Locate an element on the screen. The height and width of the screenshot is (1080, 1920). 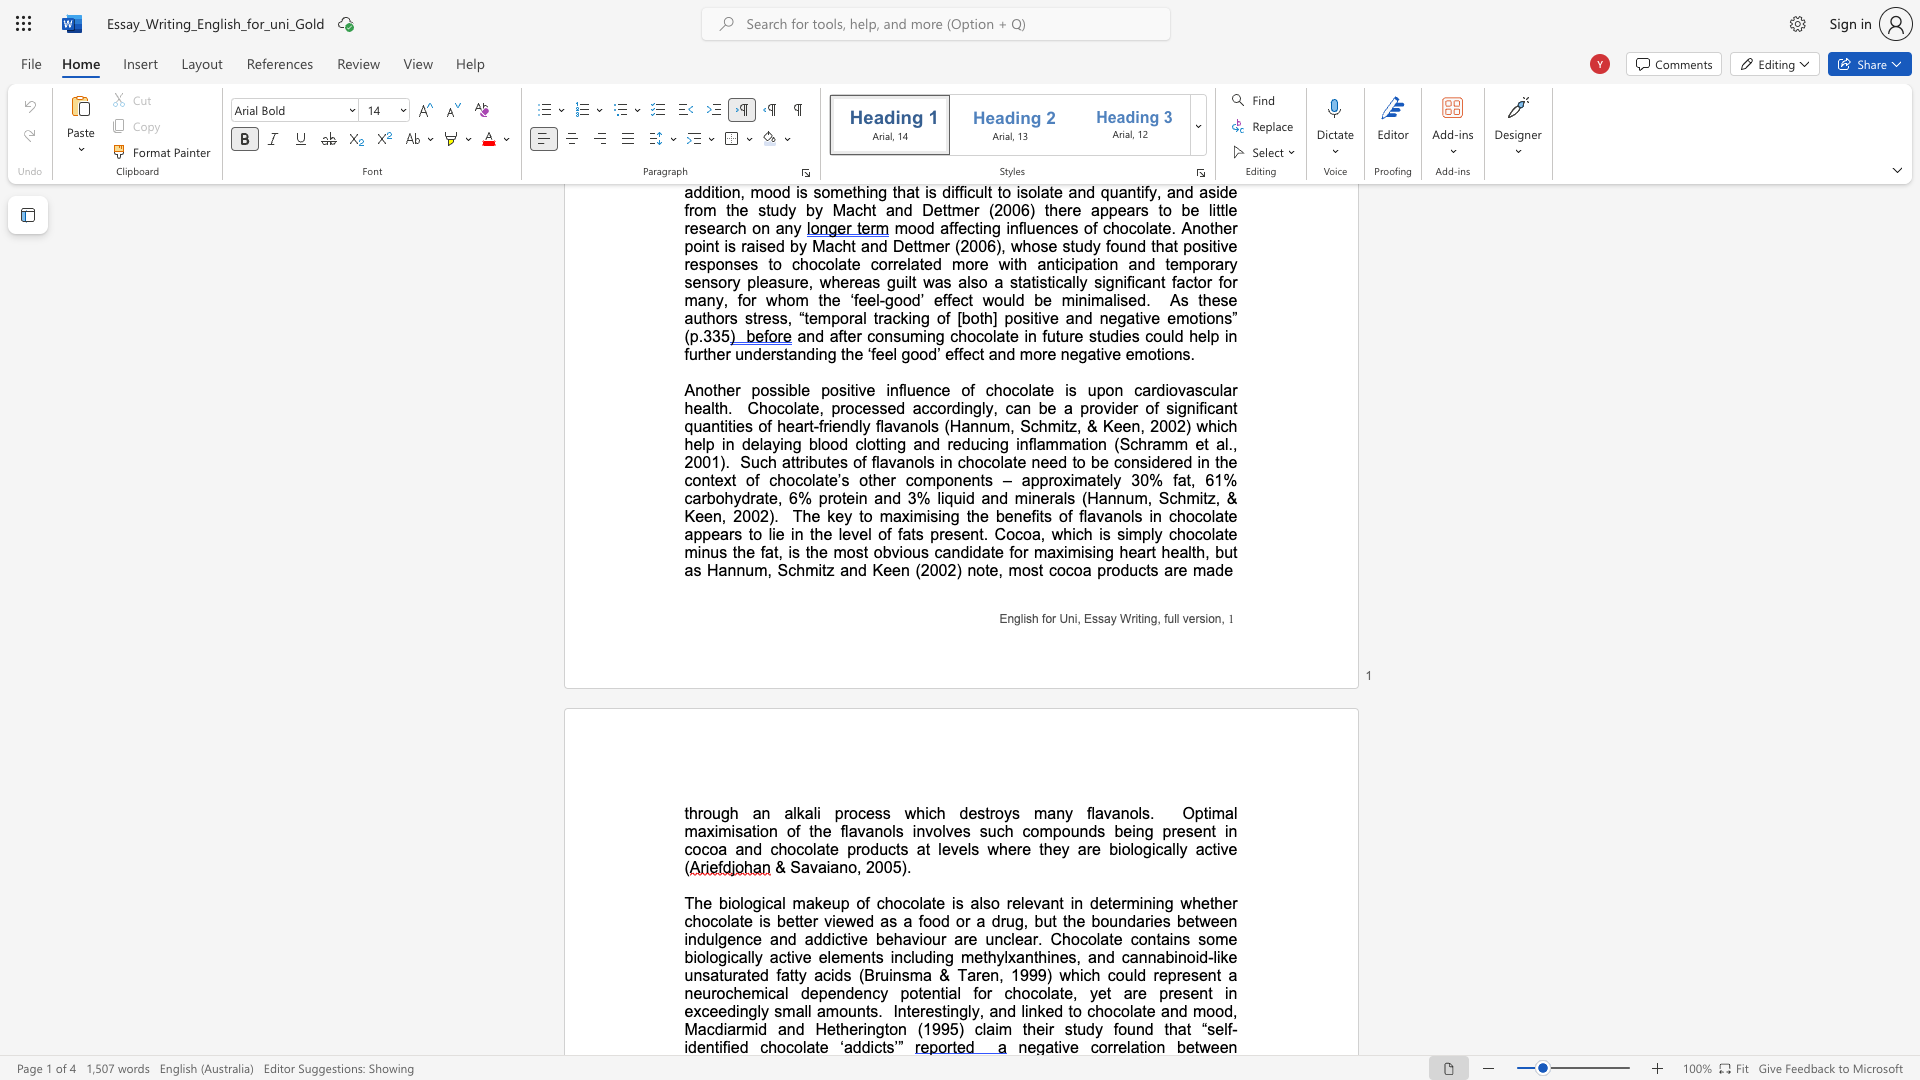
the subset text "a neurochemical dependency potential for chocolate, yet ar" within the text "a neurochemical dependency potential for chocolate, yet are present in exceedingly small amounts" is located at coordinates (1227, 974).